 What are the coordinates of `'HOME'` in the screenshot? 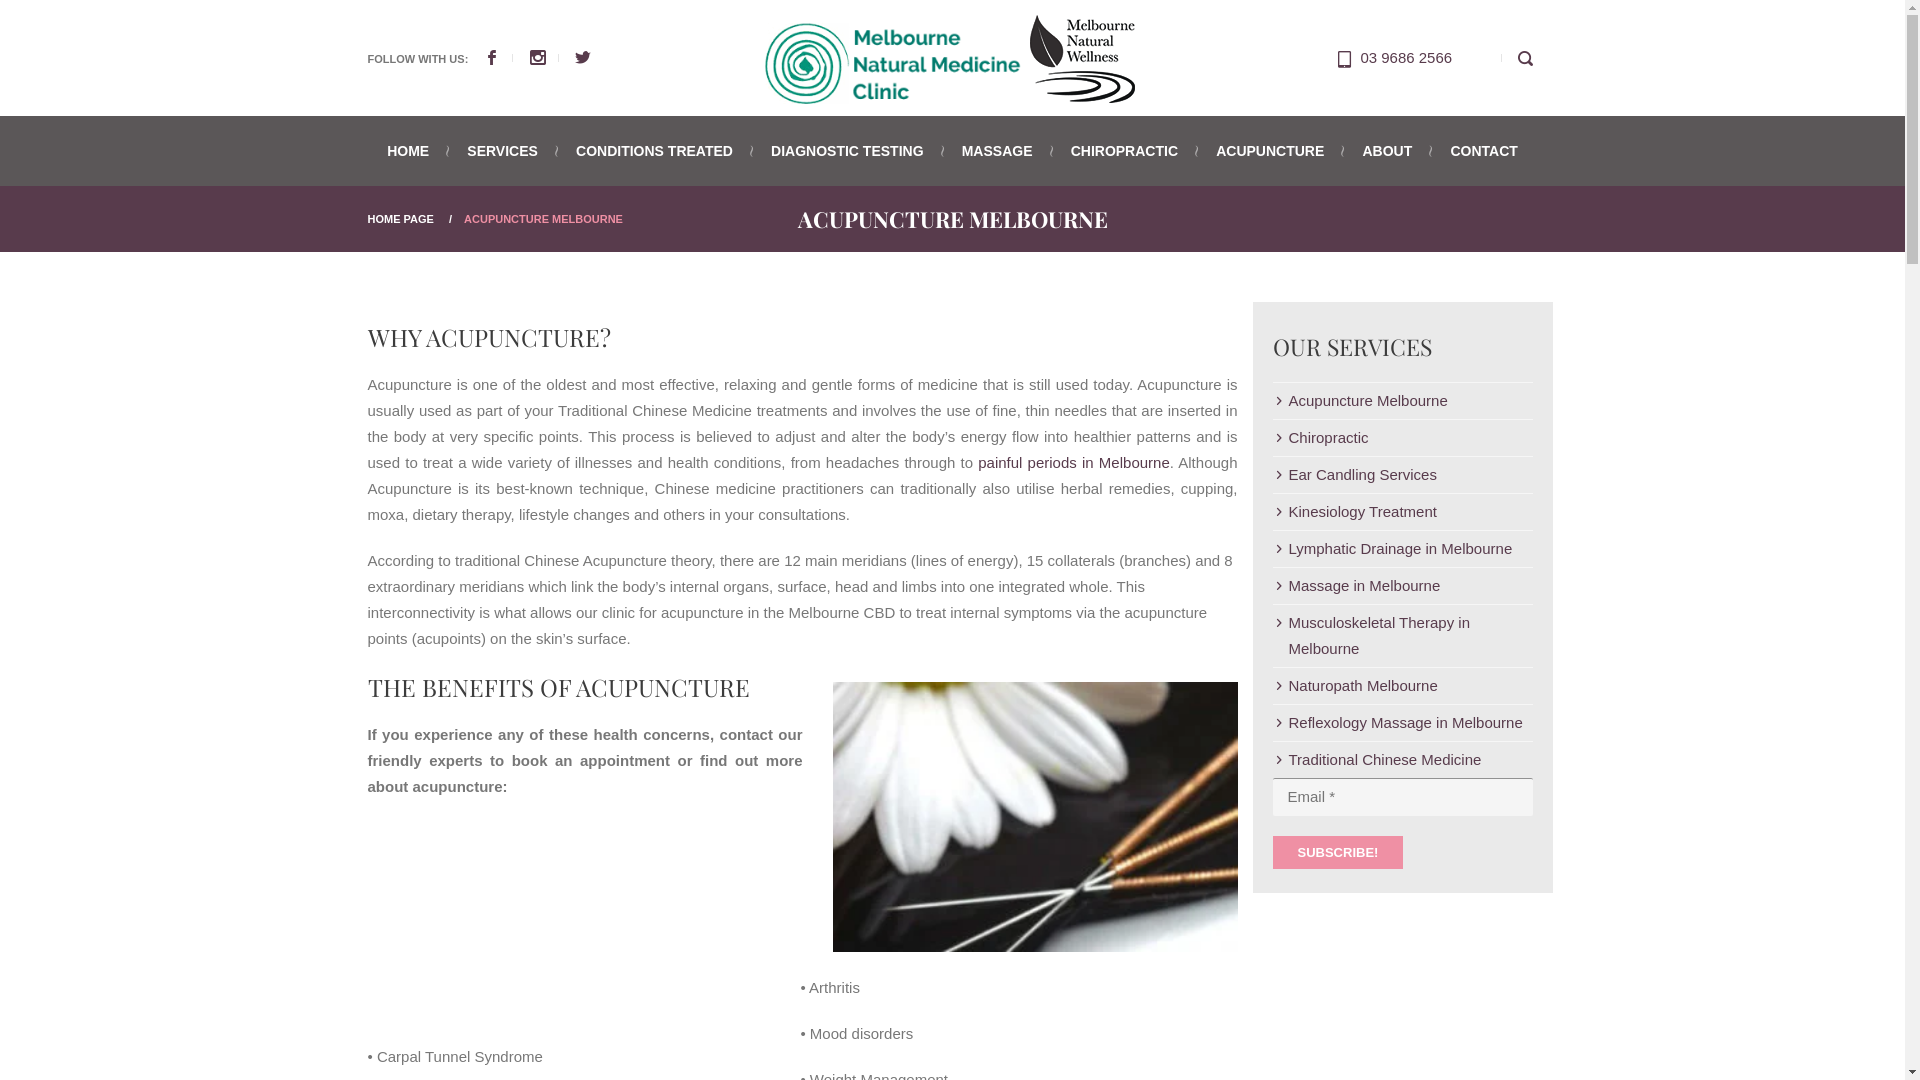 It's located at (415, 149).